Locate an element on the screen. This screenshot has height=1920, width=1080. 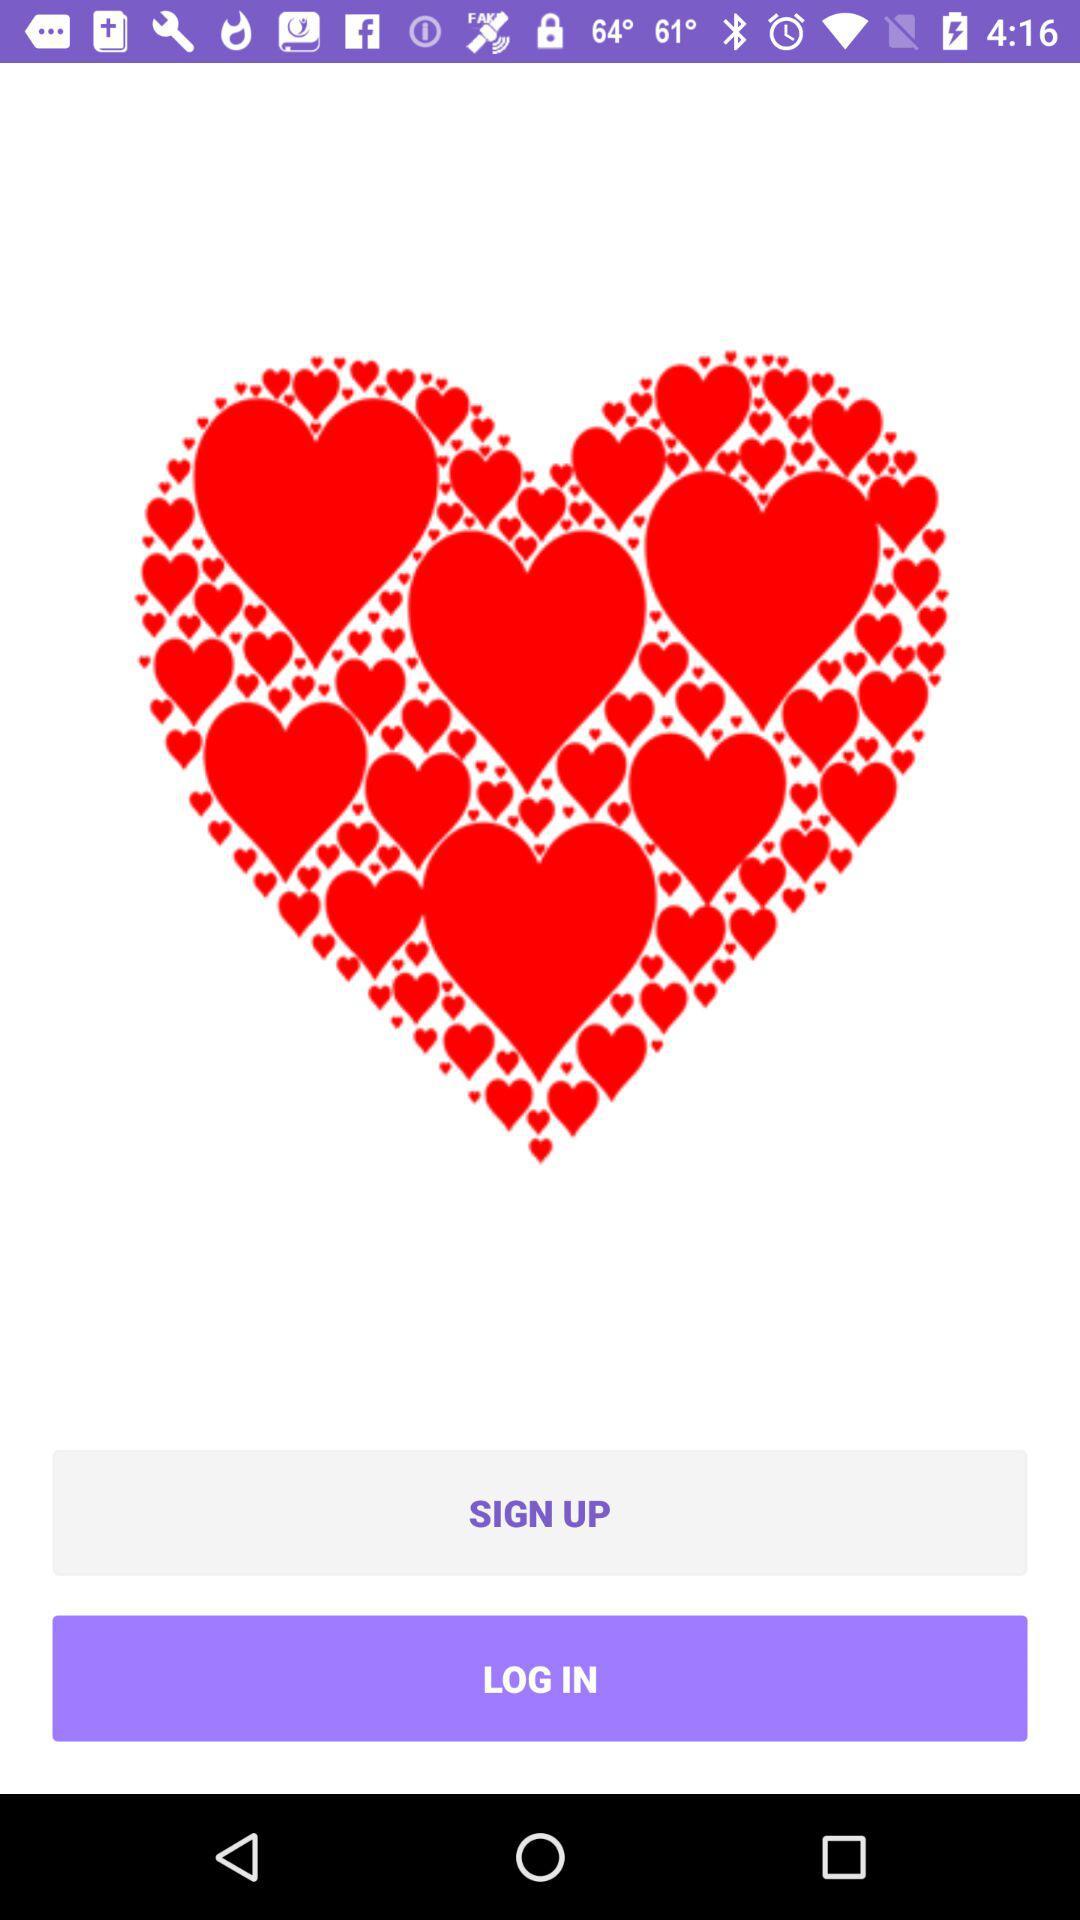
icon above the log in icon is located at coordinates (540, 1512).